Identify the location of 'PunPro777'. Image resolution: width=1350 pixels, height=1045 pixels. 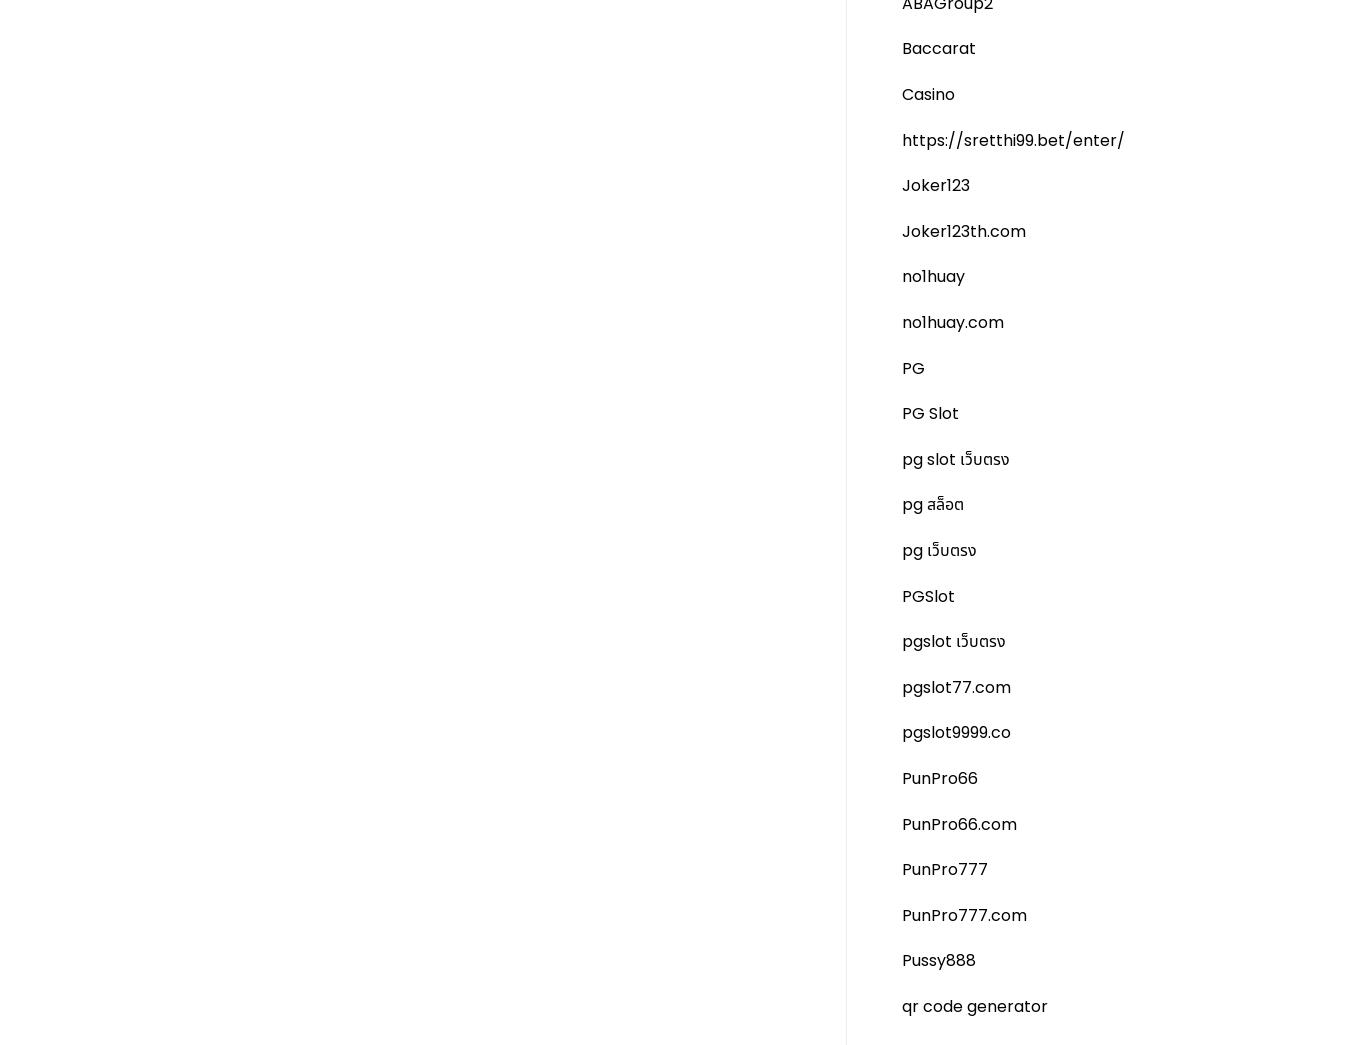
(943, 868).